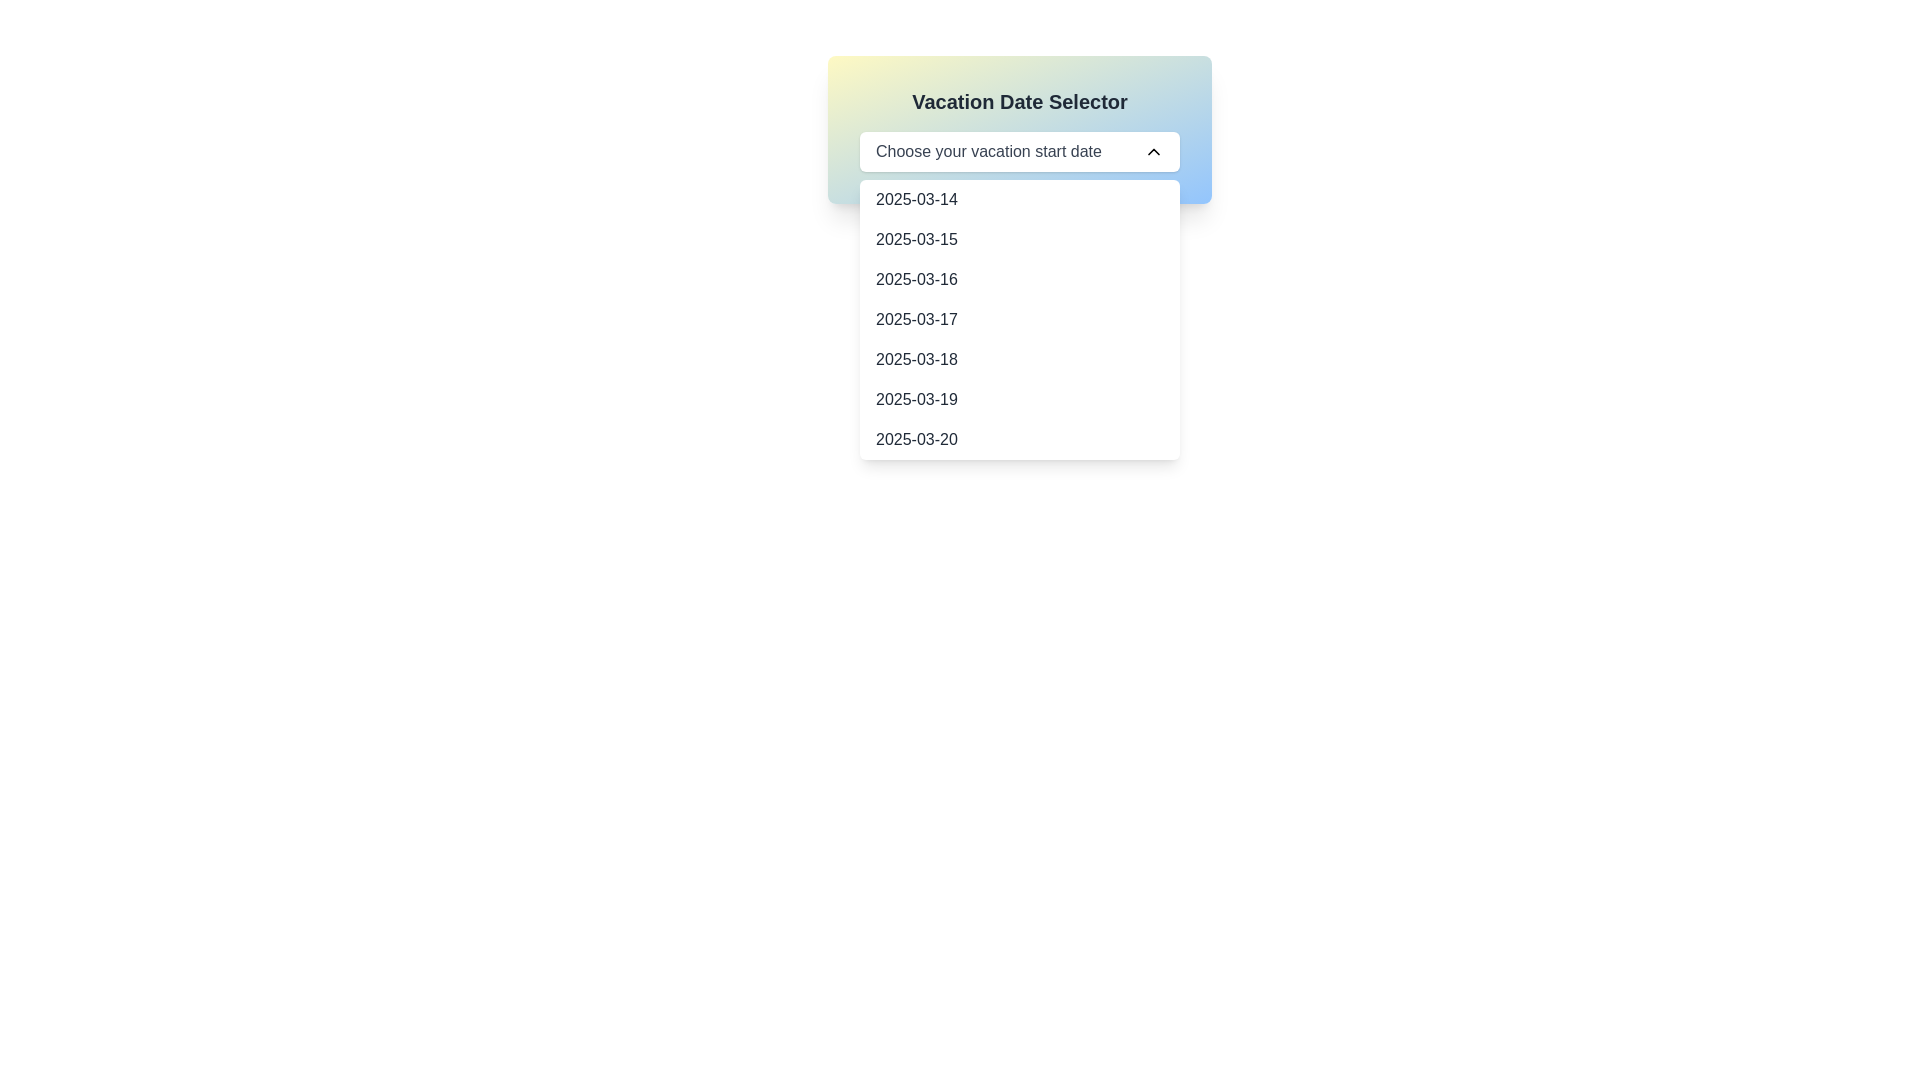  I want to click on the dropdown menu trigger button labeled 'Choose your vacation start date', so click(1019, 150).